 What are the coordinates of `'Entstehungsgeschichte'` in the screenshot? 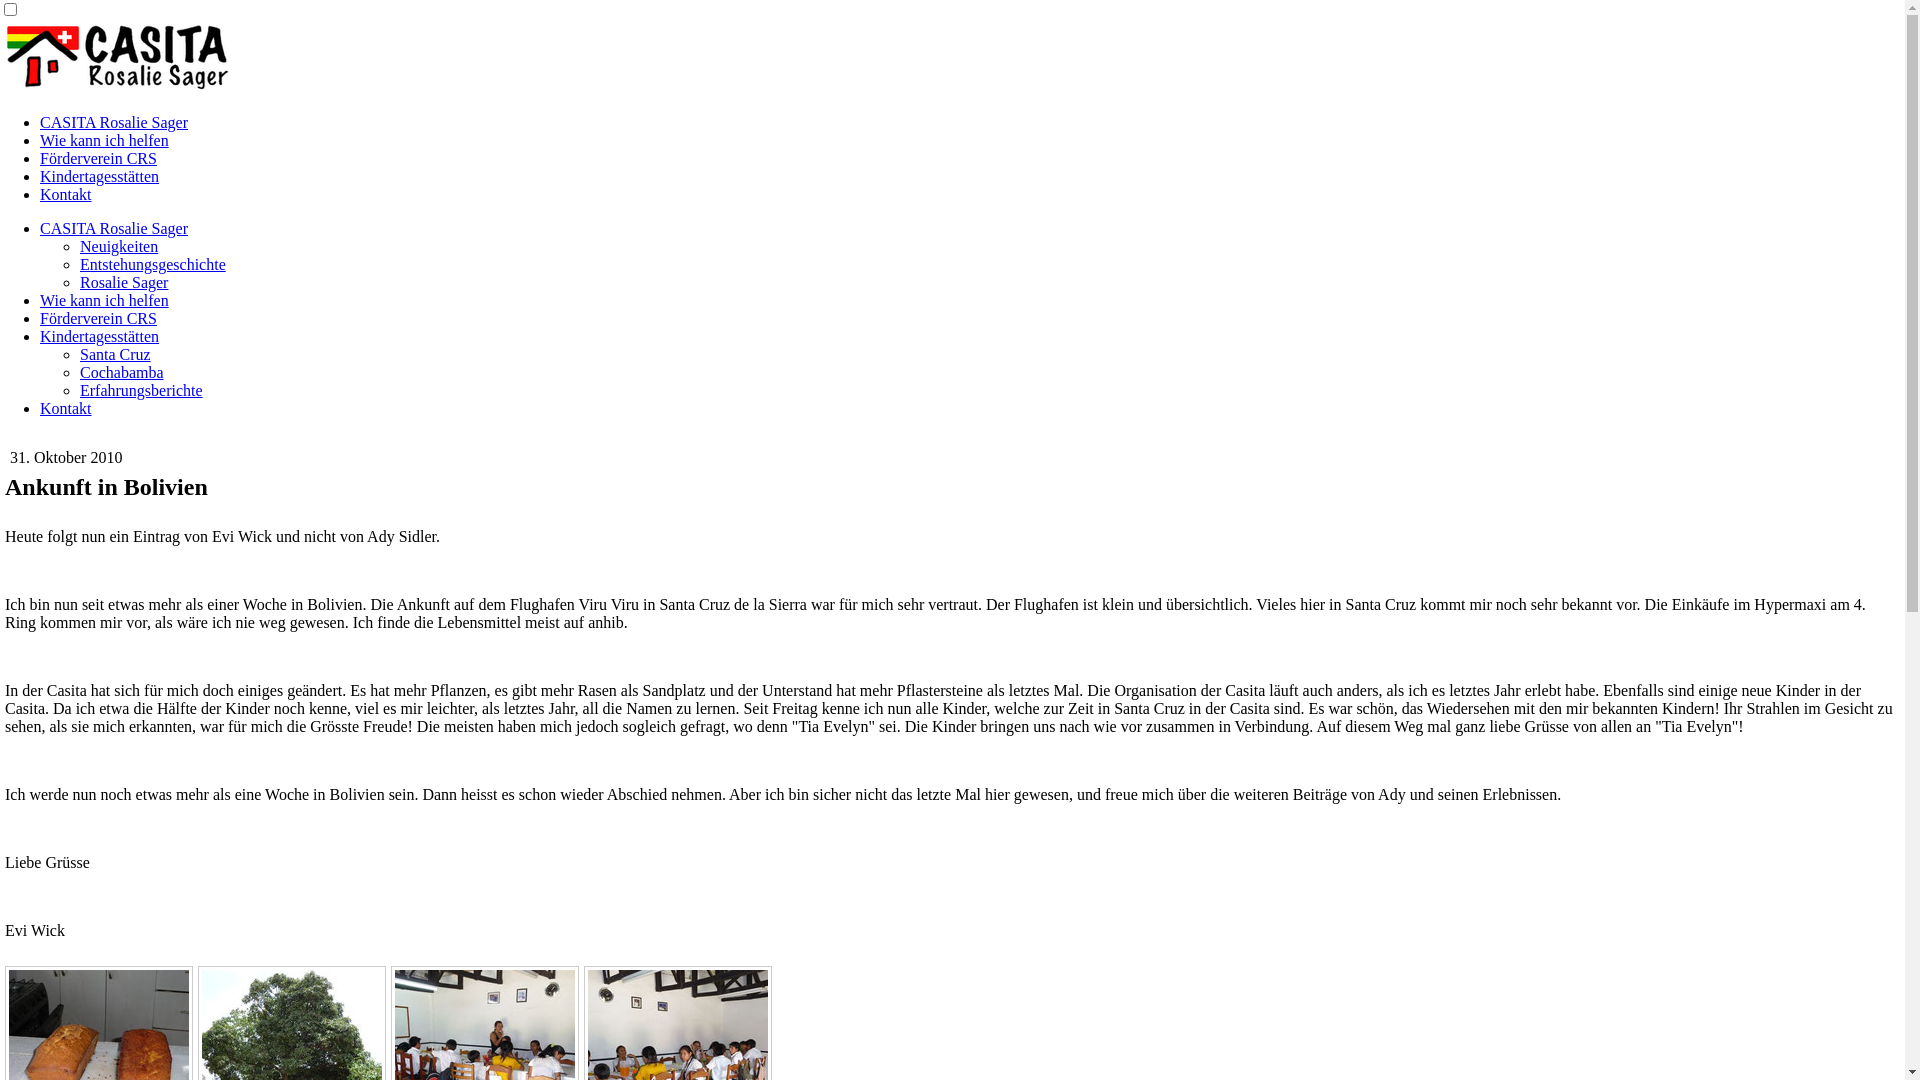 It's located at (152, 263).